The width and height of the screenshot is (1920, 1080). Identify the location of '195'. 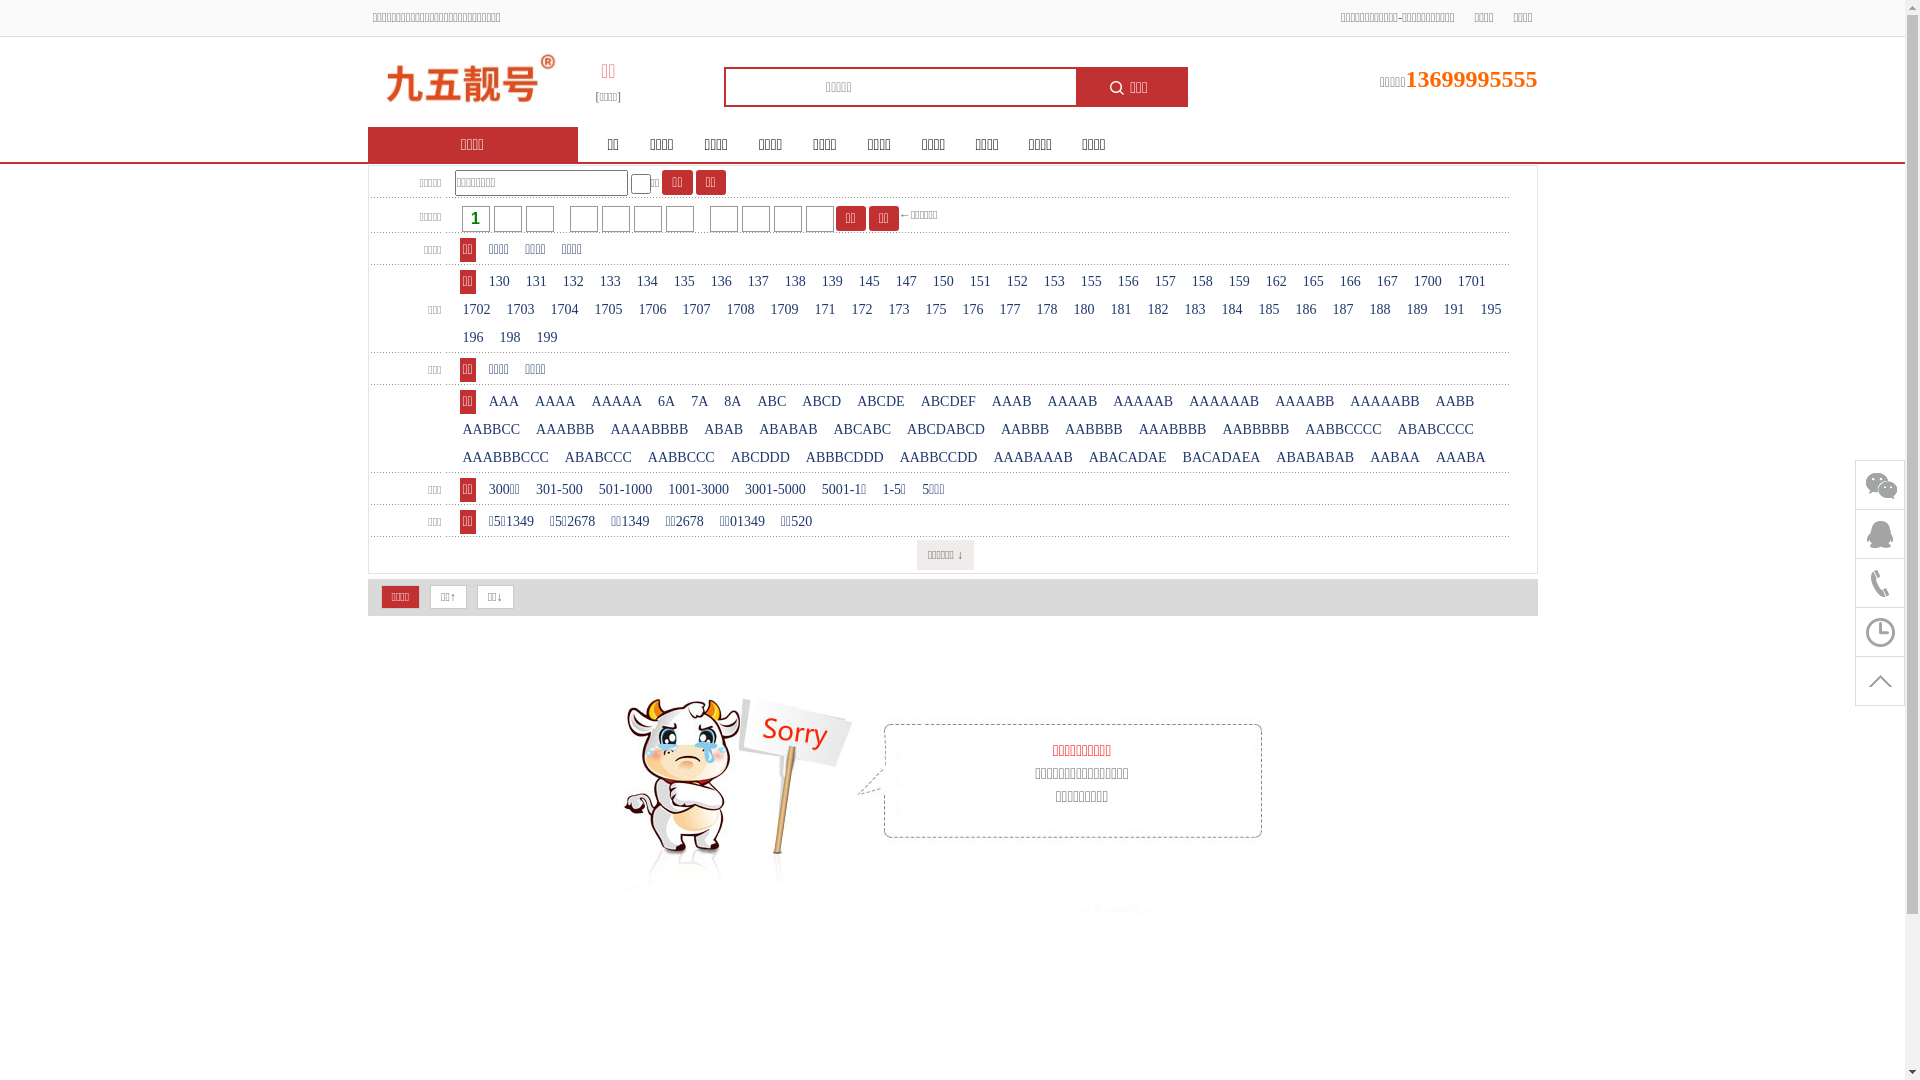
(1491, 309).